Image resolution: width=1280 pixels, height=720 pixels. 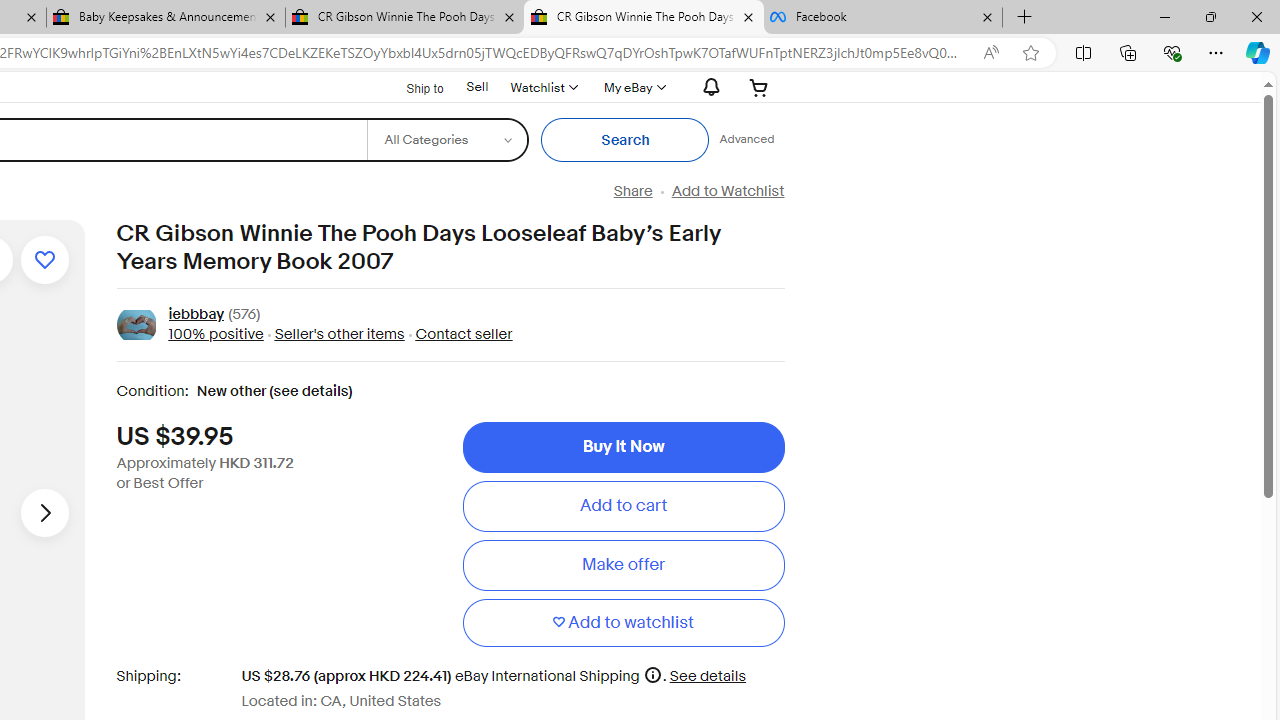 What do you see at coordinates (476, 86) in the screenshot?
I see `'Sell'` at bounding box center [476, 86].